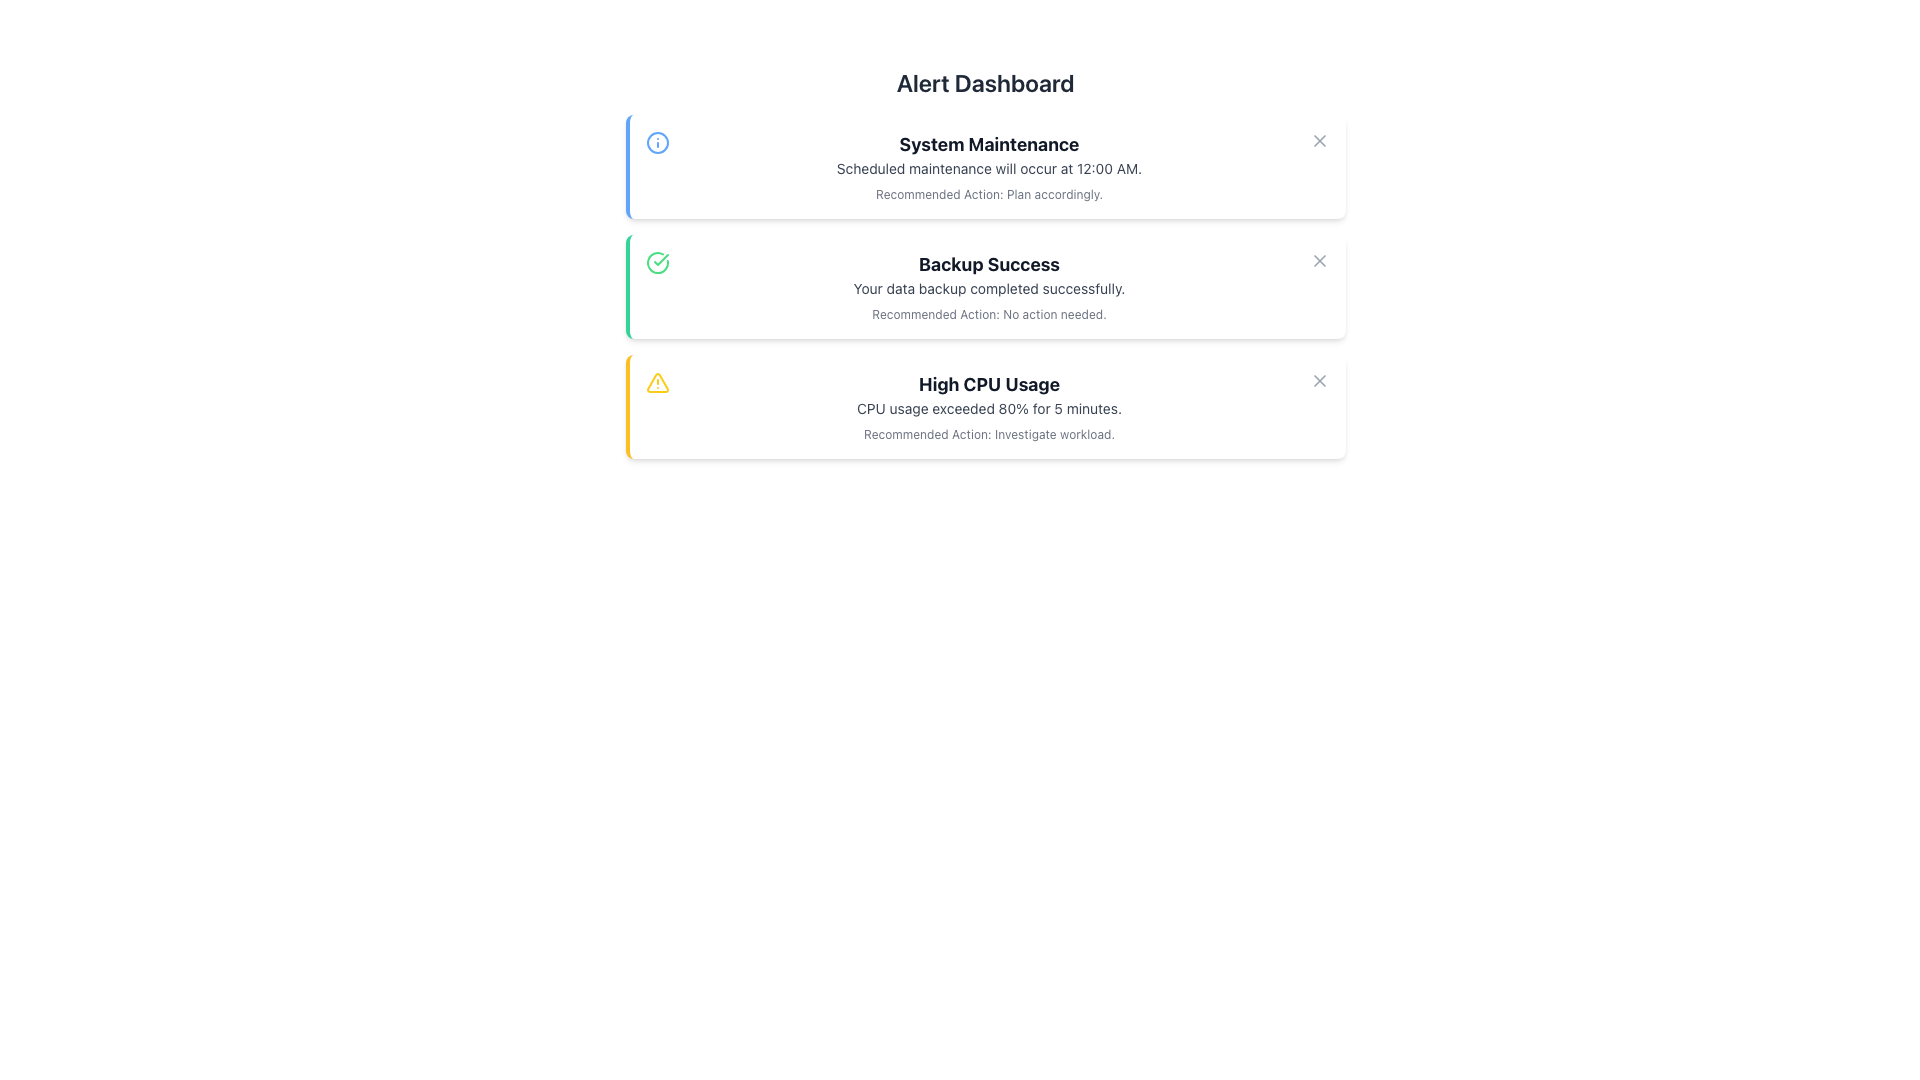  Describe the element at coordinates (657, 261) in the screenshot. I see `the success indicator icon located on the left side of the 'Backup Success' card in the alert dashboard` at that location.